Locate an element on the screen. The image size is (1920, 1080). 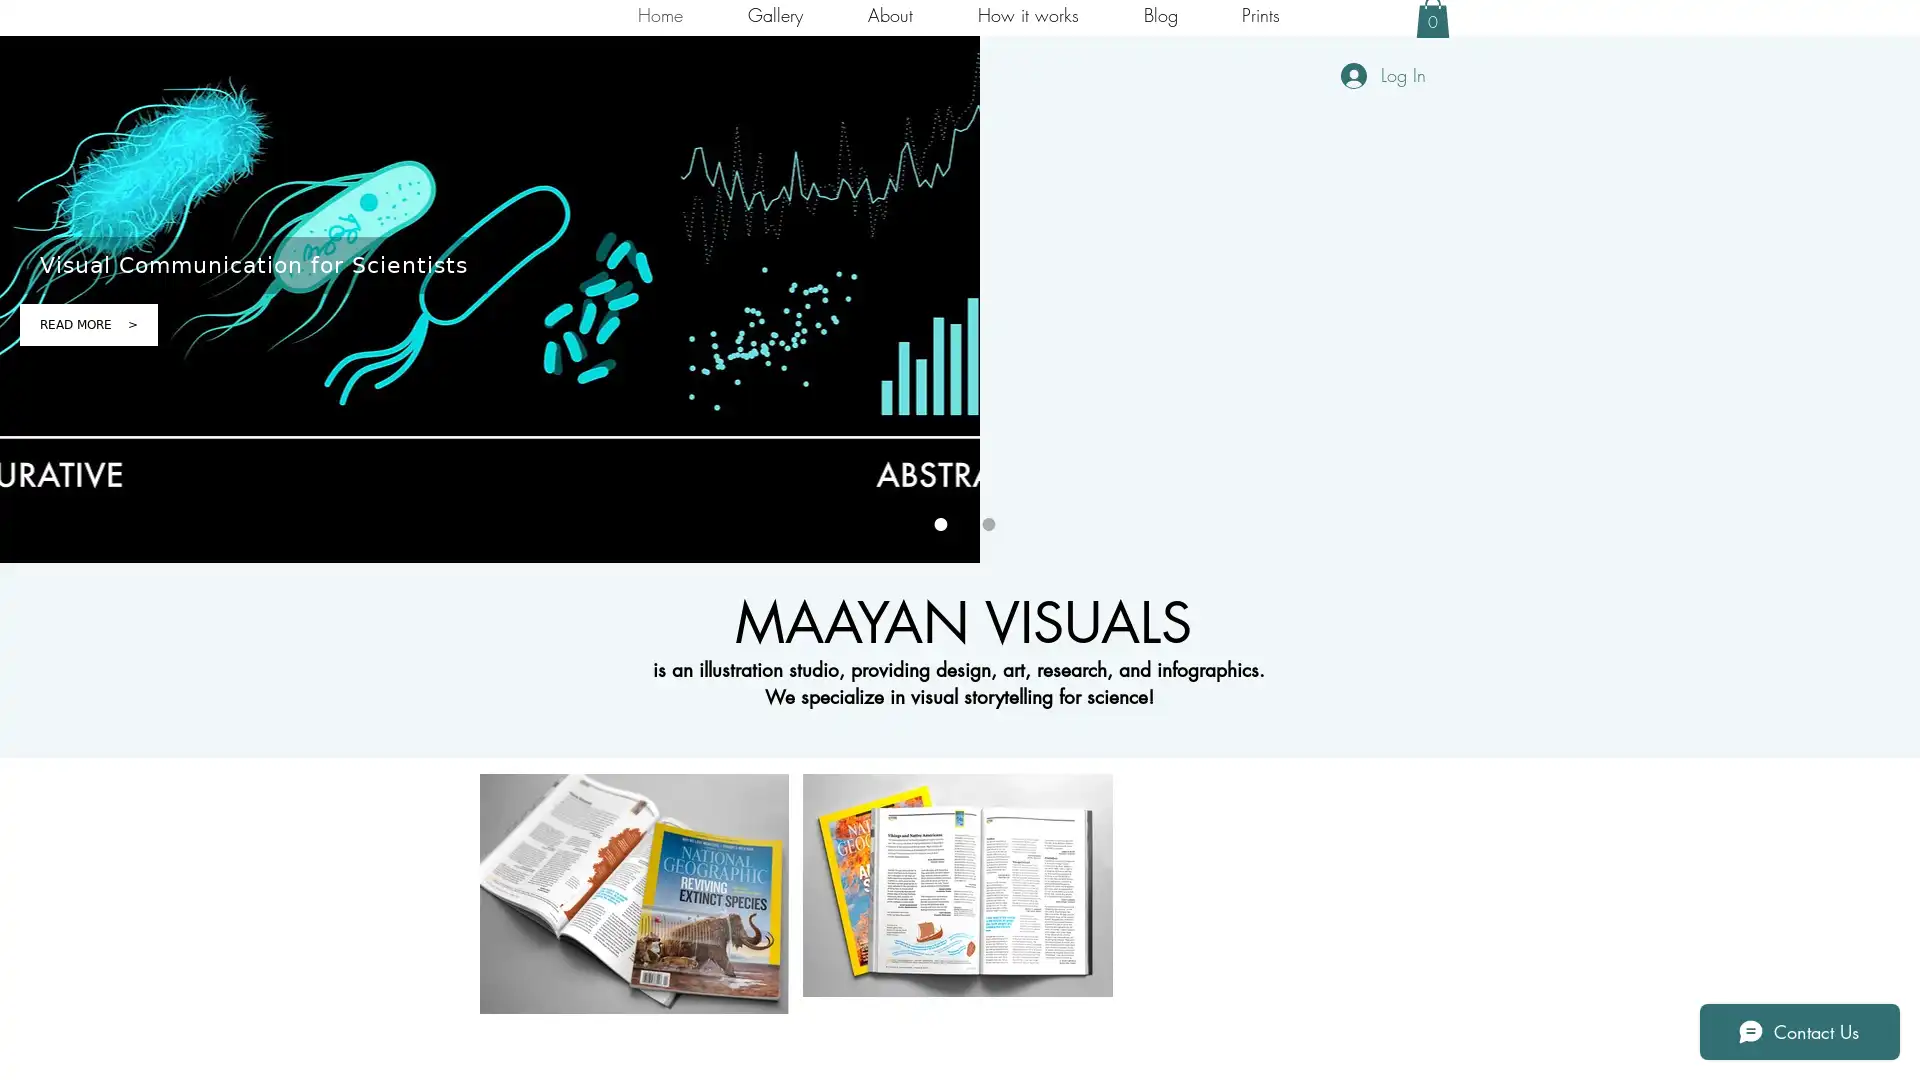
Editorial Illustration is located at coordinates (633, 893).